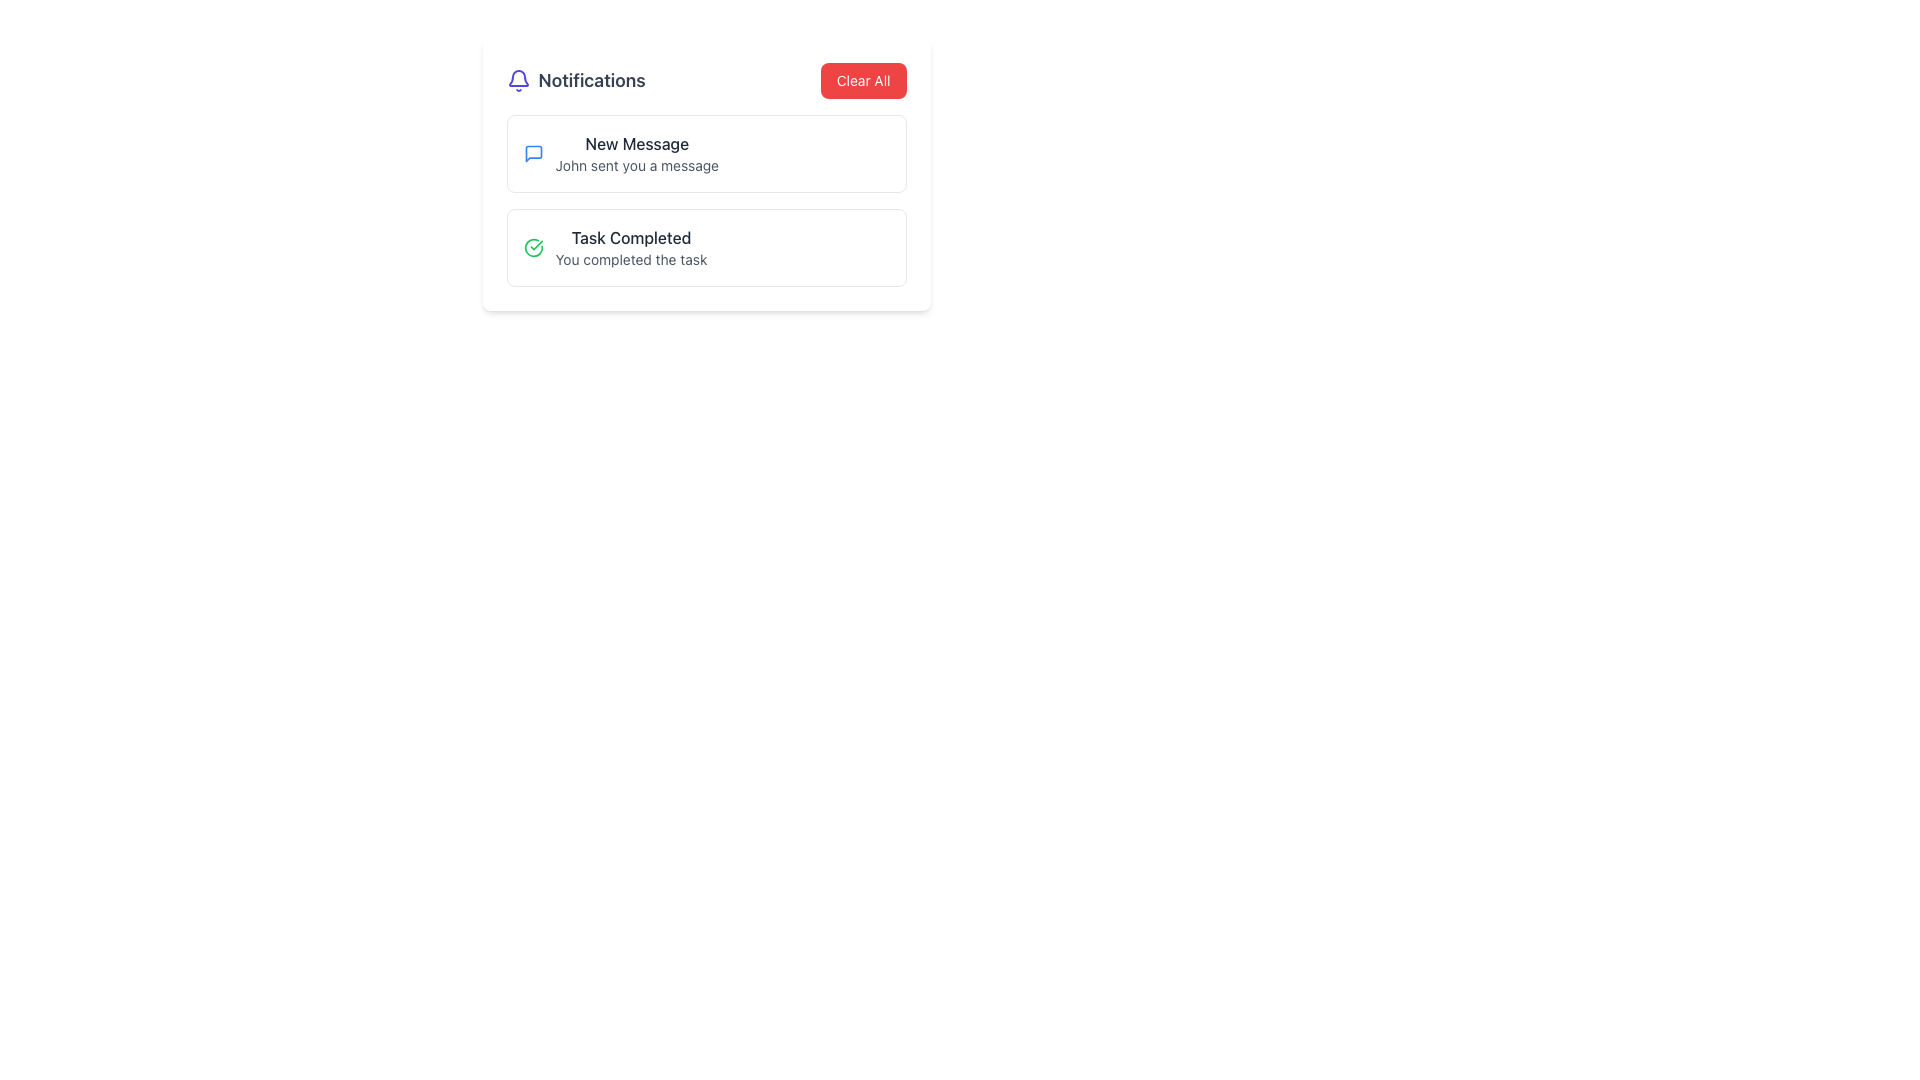 The image size is (1920, 1080). Describe the element at coordinates (533, 153) in the screenshot. I see `the blue message square icon located in the top-left corner of the notification panel, next to the 'New Message' text` at that location.